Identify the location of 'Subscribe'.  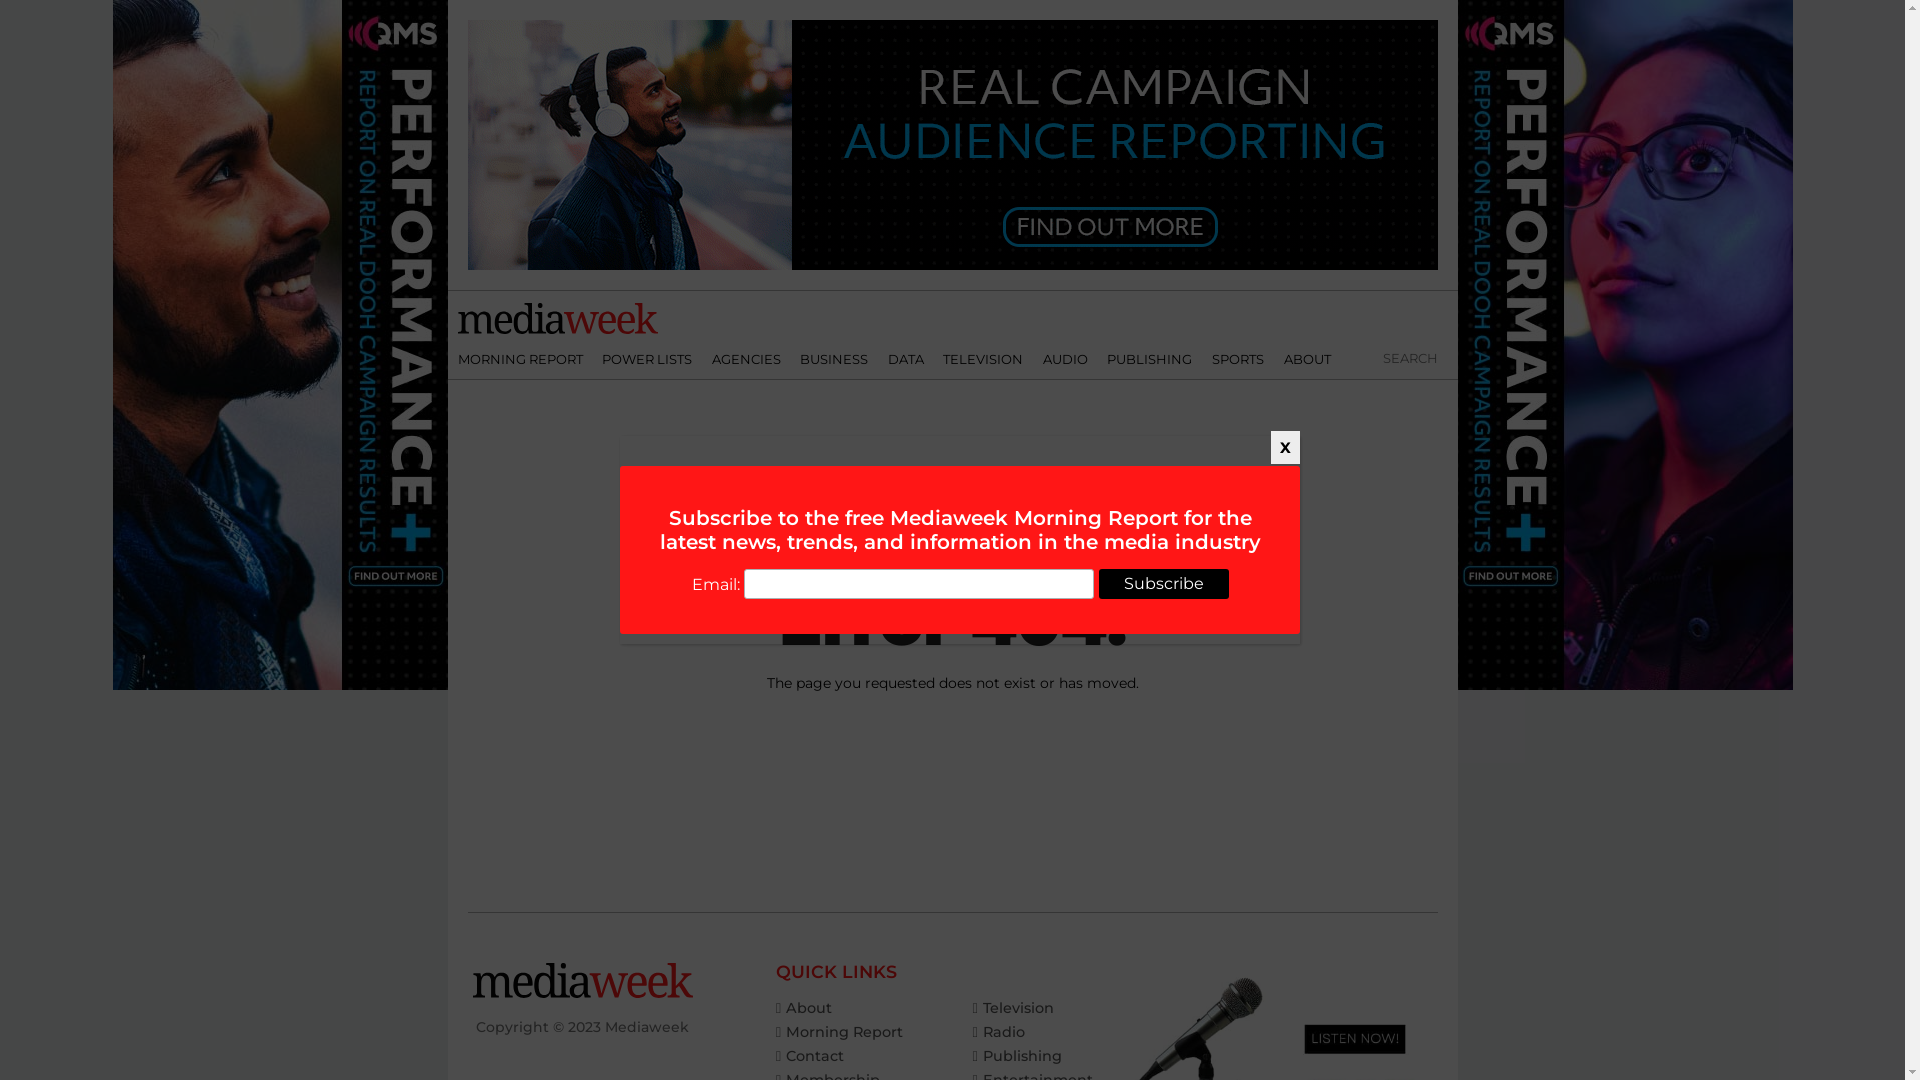
(1162, 583).